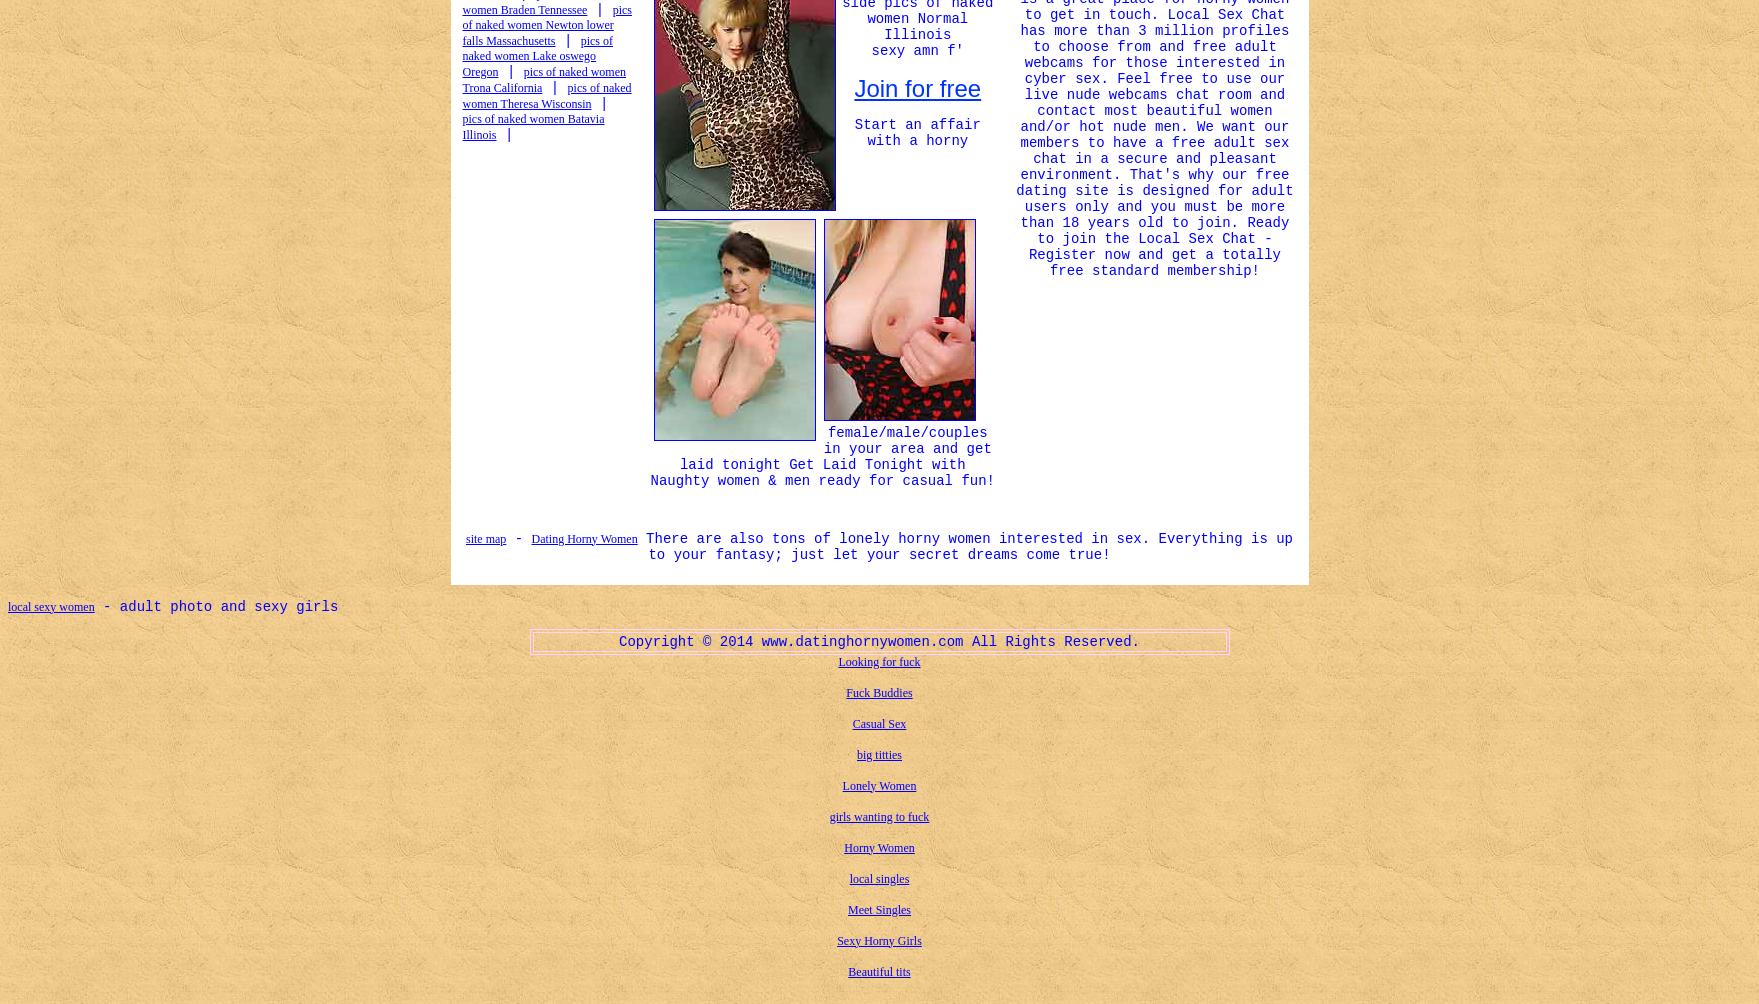 The height and width of the screenshot is (1004, 1759). Describe the element at coordinates (878, 690) in the screenshot. I see `'Fuck Buddies'` at that location.